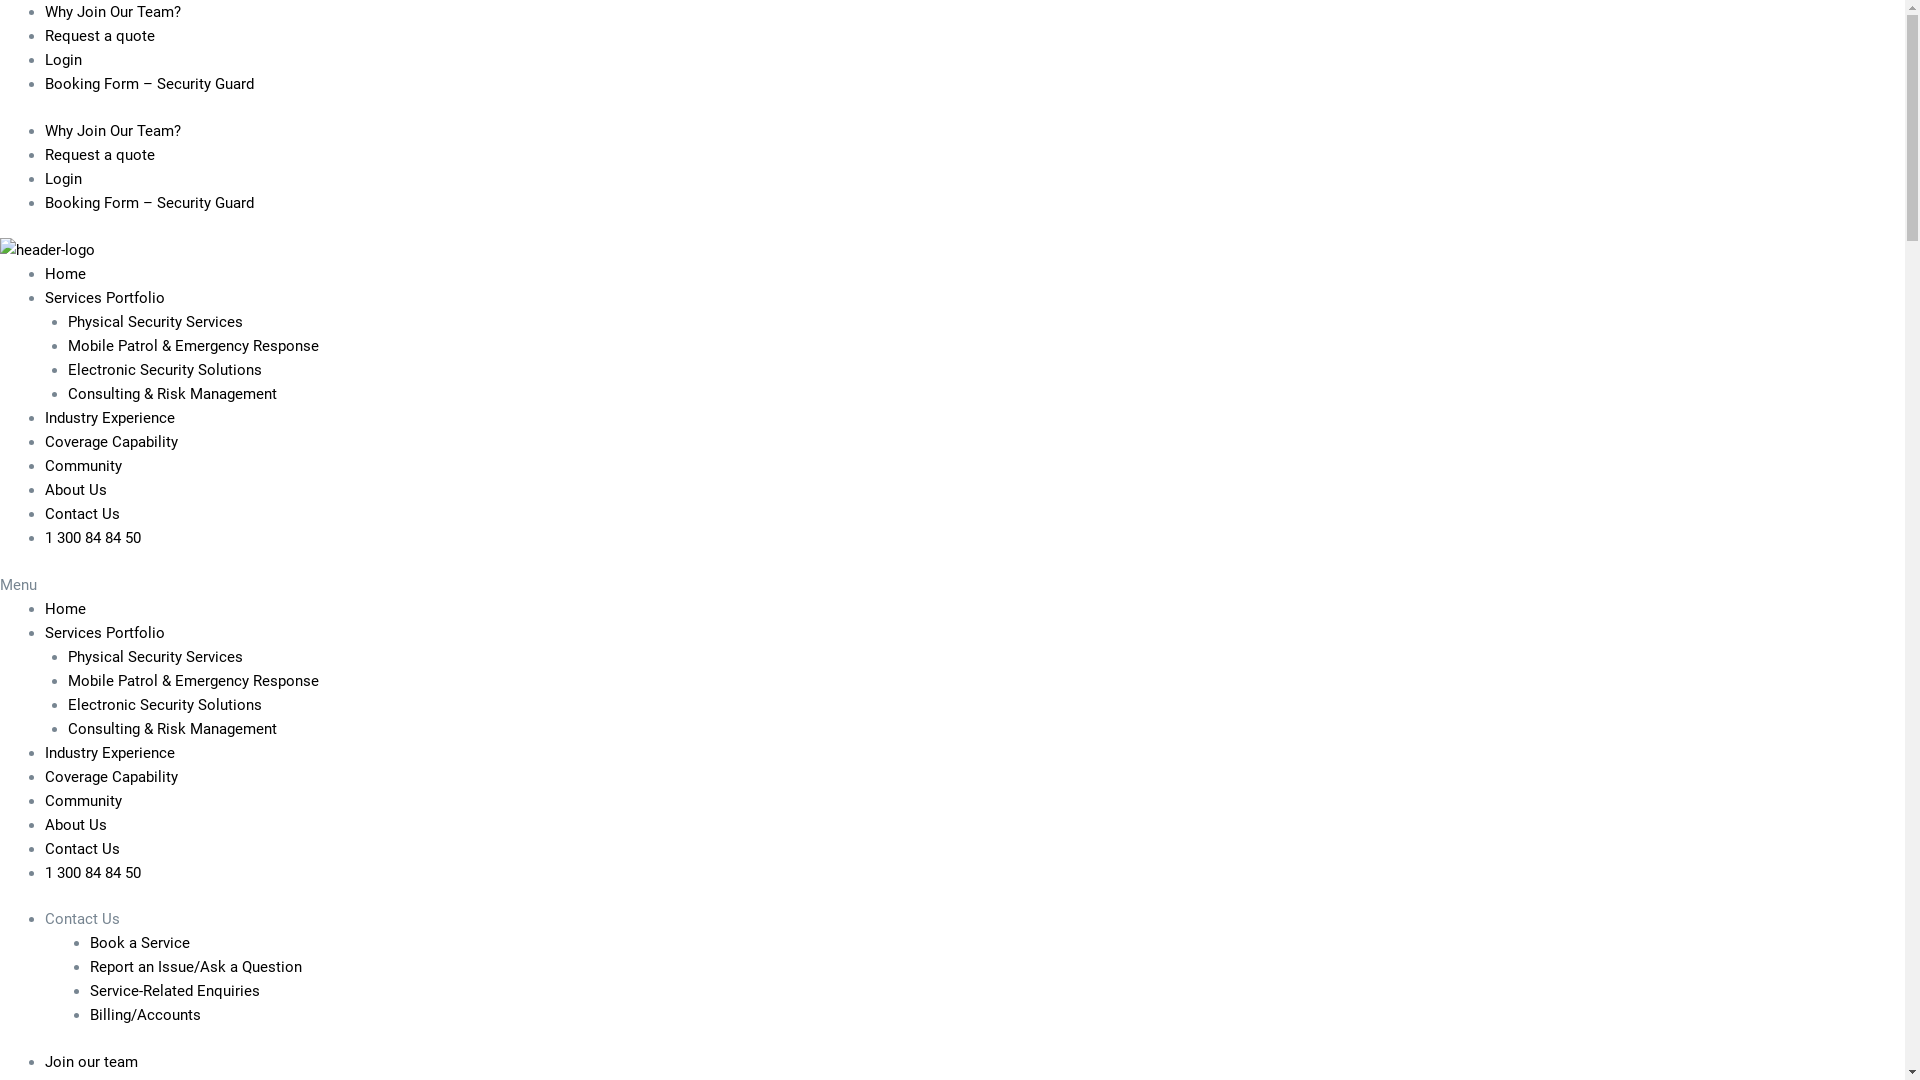  What do you see at coordinates (91, 536) in the screenshot?
I see `'1 300 84 84 50'` at bounding box center [91, 536].